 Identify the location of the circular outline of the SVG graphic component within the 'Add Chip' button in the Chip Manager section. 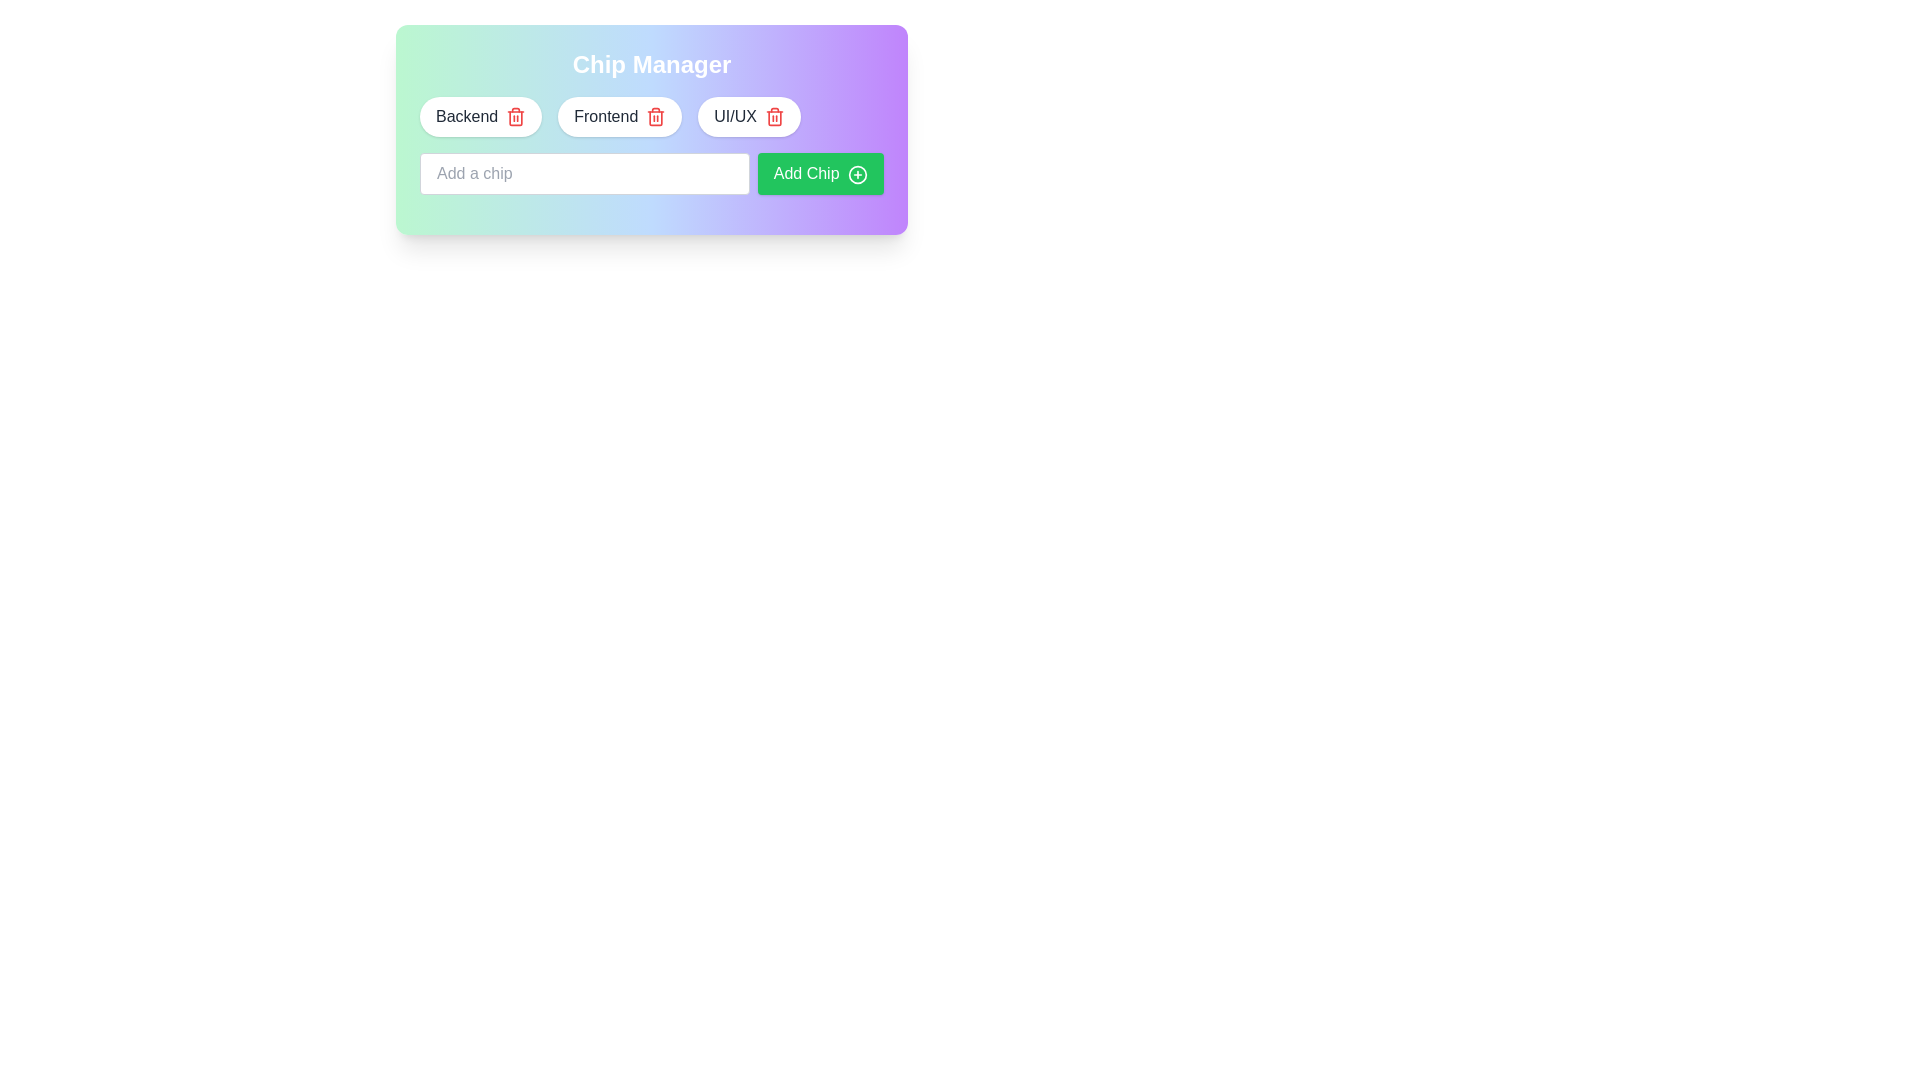
(858, 173).